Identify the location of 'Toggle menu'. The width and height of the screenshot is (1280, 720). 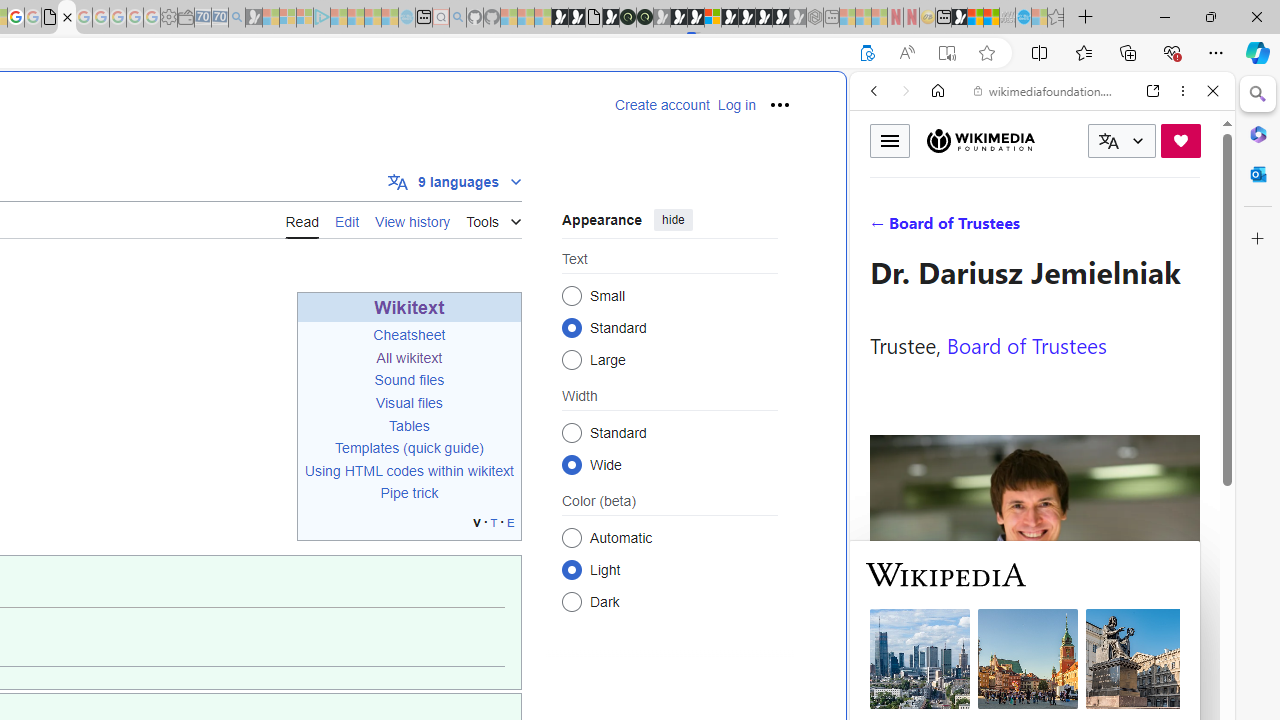
(889, 139).